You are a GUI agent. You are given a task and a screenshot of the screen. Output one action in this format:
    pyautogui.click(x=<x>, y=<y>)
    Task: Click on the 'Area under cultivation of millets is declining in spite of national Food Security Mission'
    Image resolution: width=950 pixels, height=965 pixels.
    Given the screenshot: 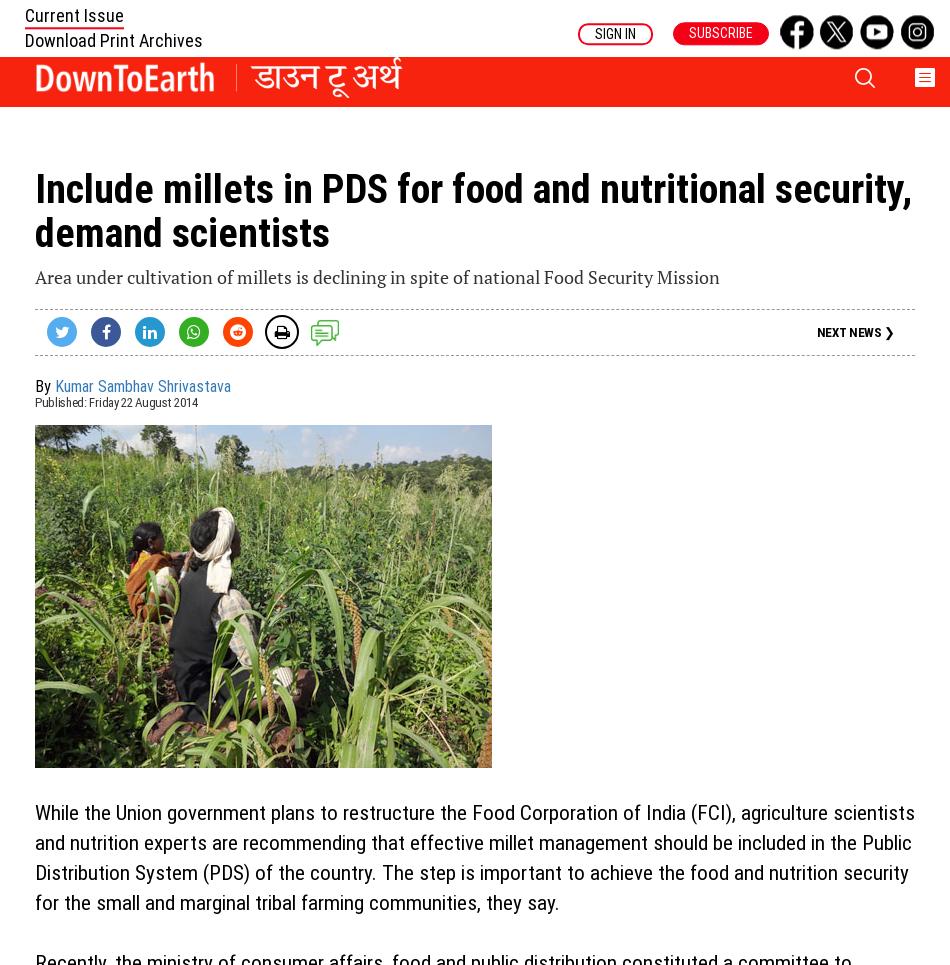 What is the action you would take?
    pyautogui.click(x=376, y=276)
    